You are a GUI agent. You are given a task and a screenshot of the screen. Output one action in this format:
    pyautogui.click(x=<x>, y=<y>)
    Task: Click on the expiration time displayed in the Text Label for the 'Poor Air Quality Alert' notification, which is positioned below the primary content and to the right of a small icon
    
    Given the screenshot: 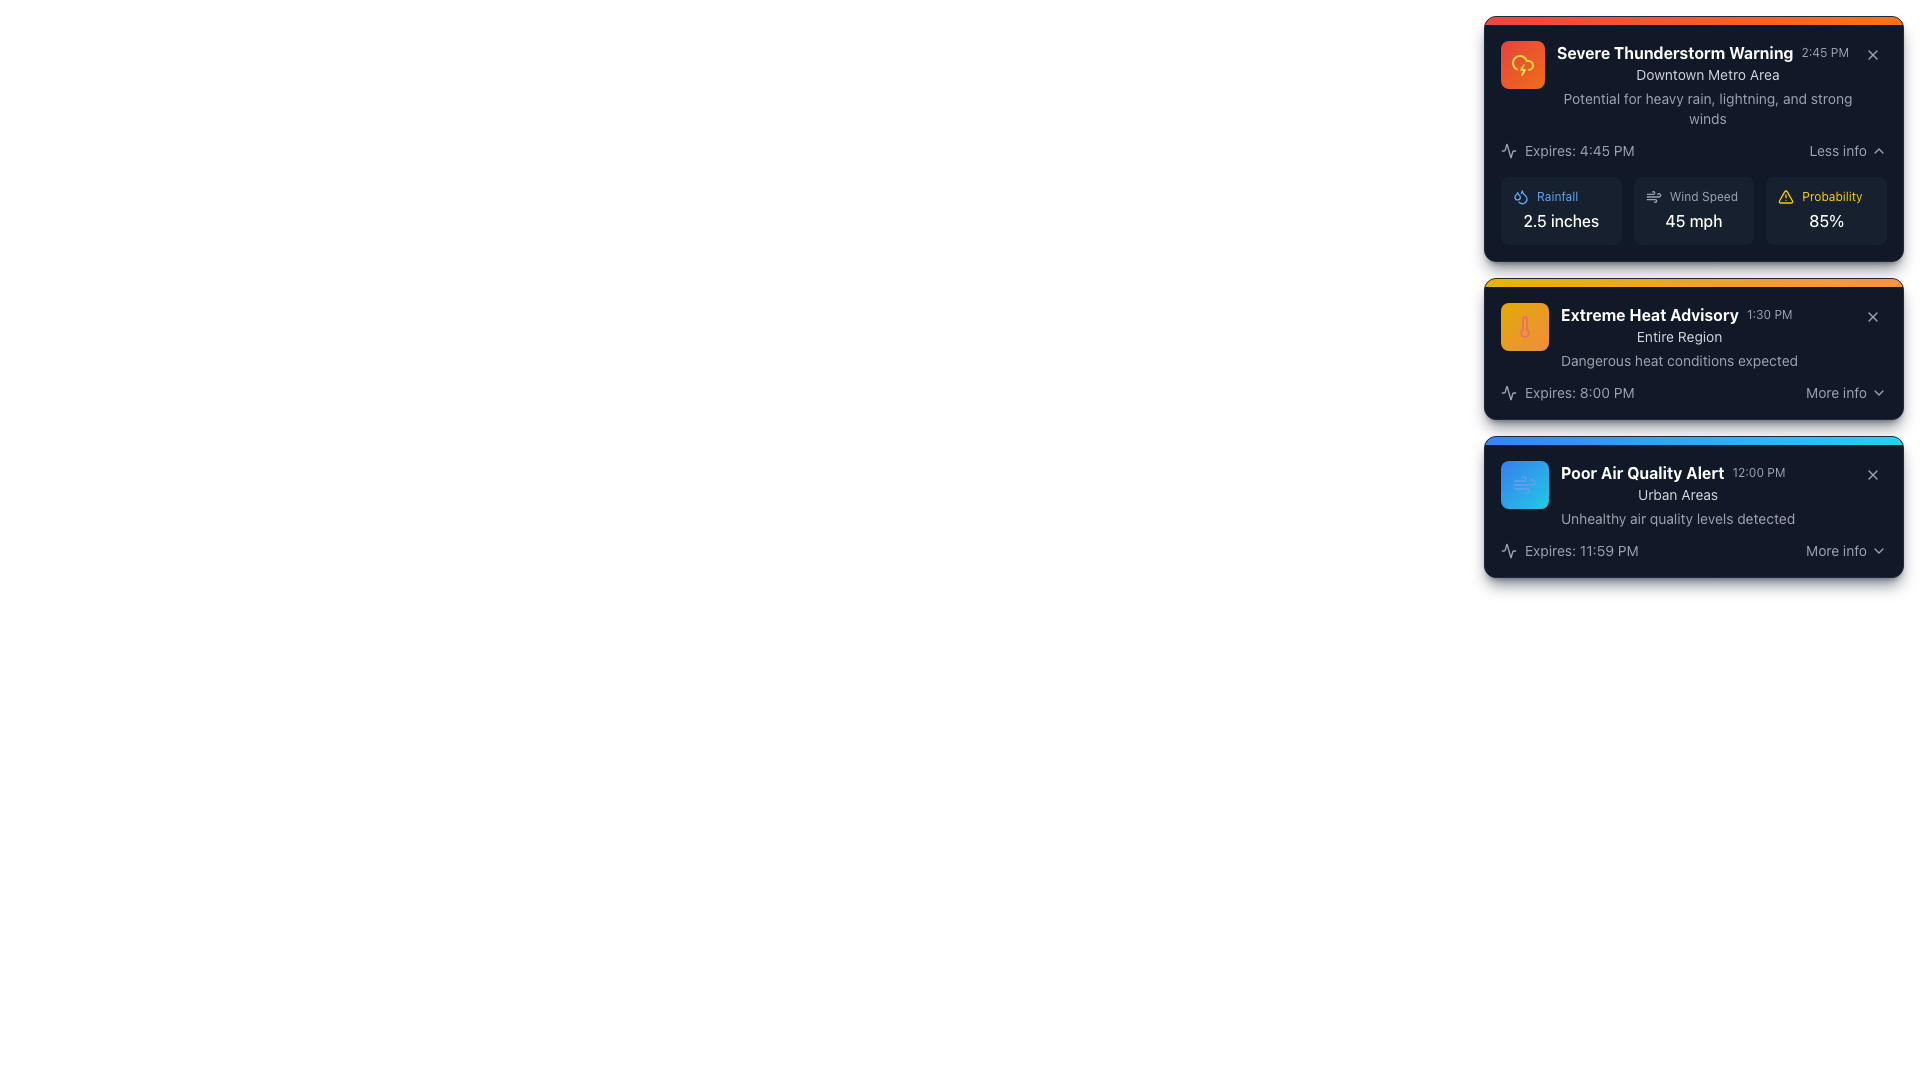 What is the action you would take?
    pyautogui.click(x=1580, y=551)
    